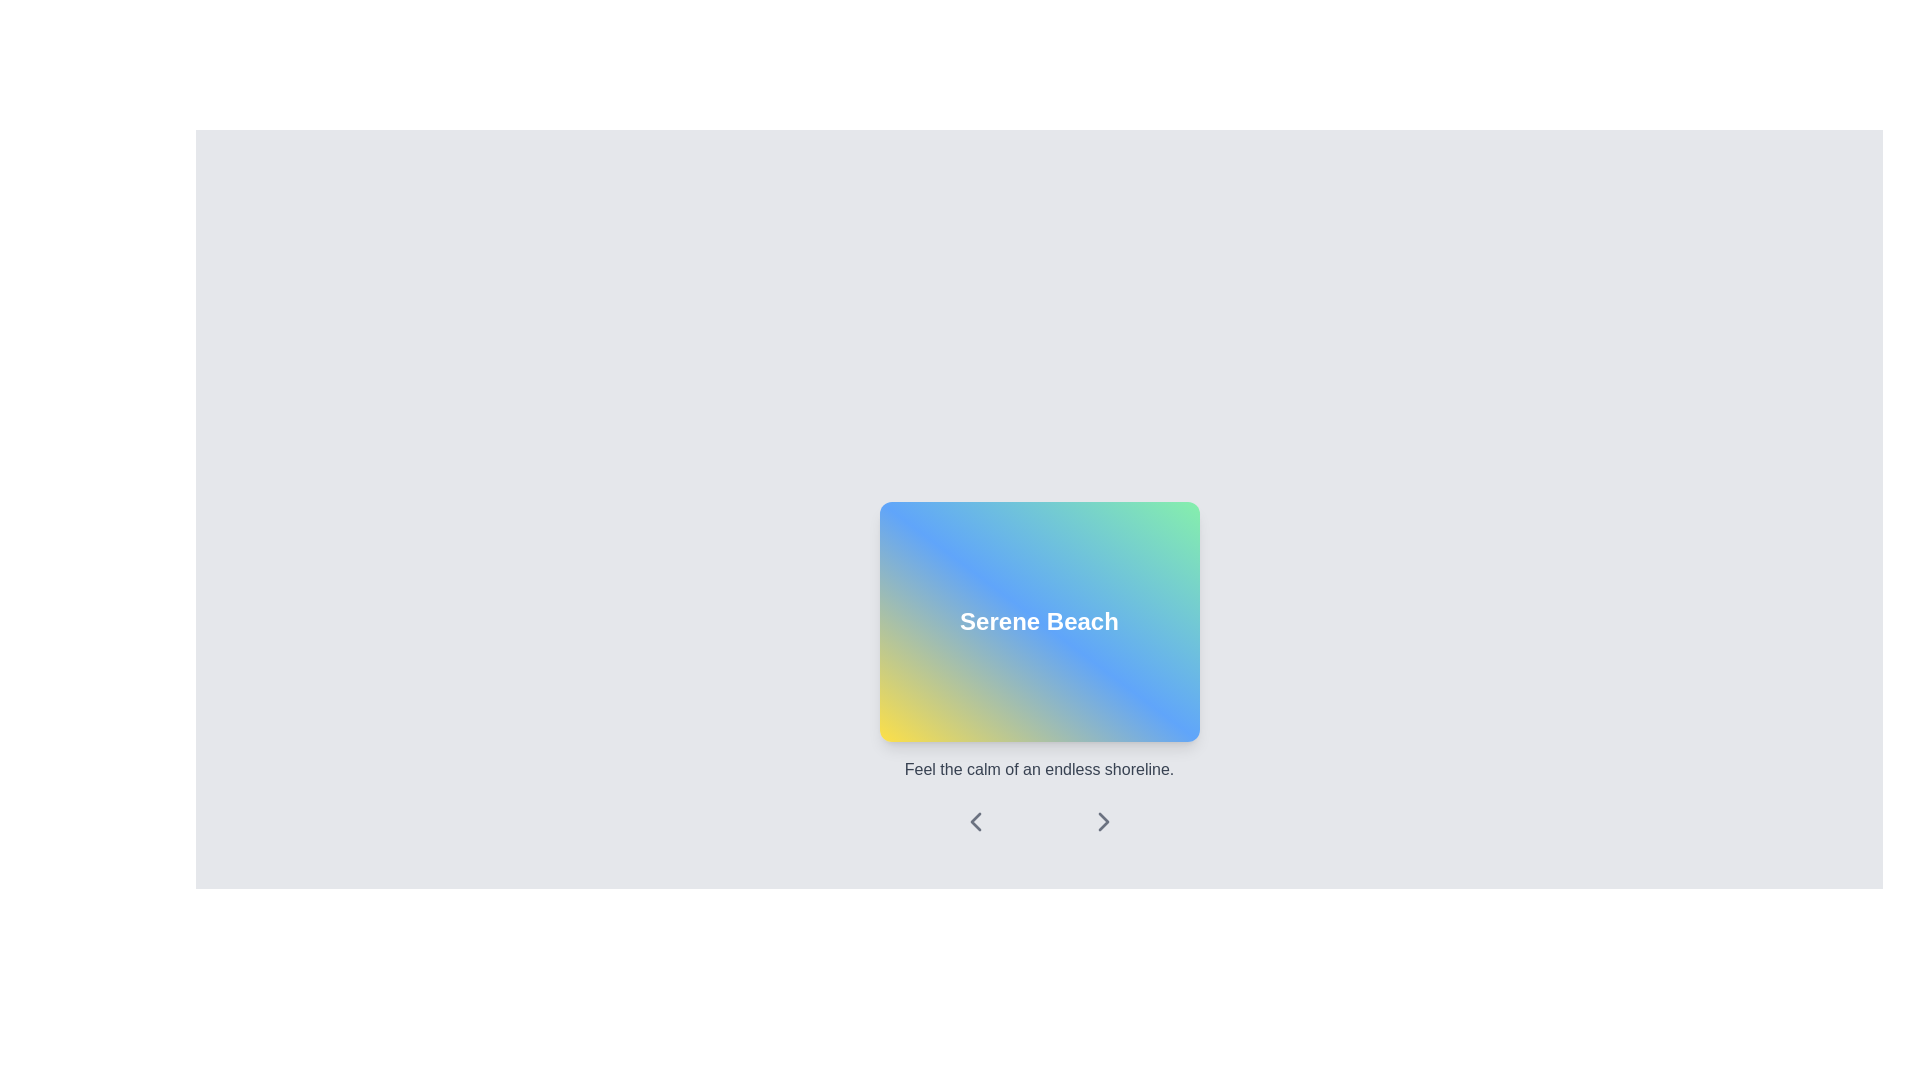  I want to click on the center dot of the Navigation control element, which is located below the 'Serene Beach' section and is visually represented by a smaller dot in a horizontal layout with two arrow icons on either side, so click(1039, 821).